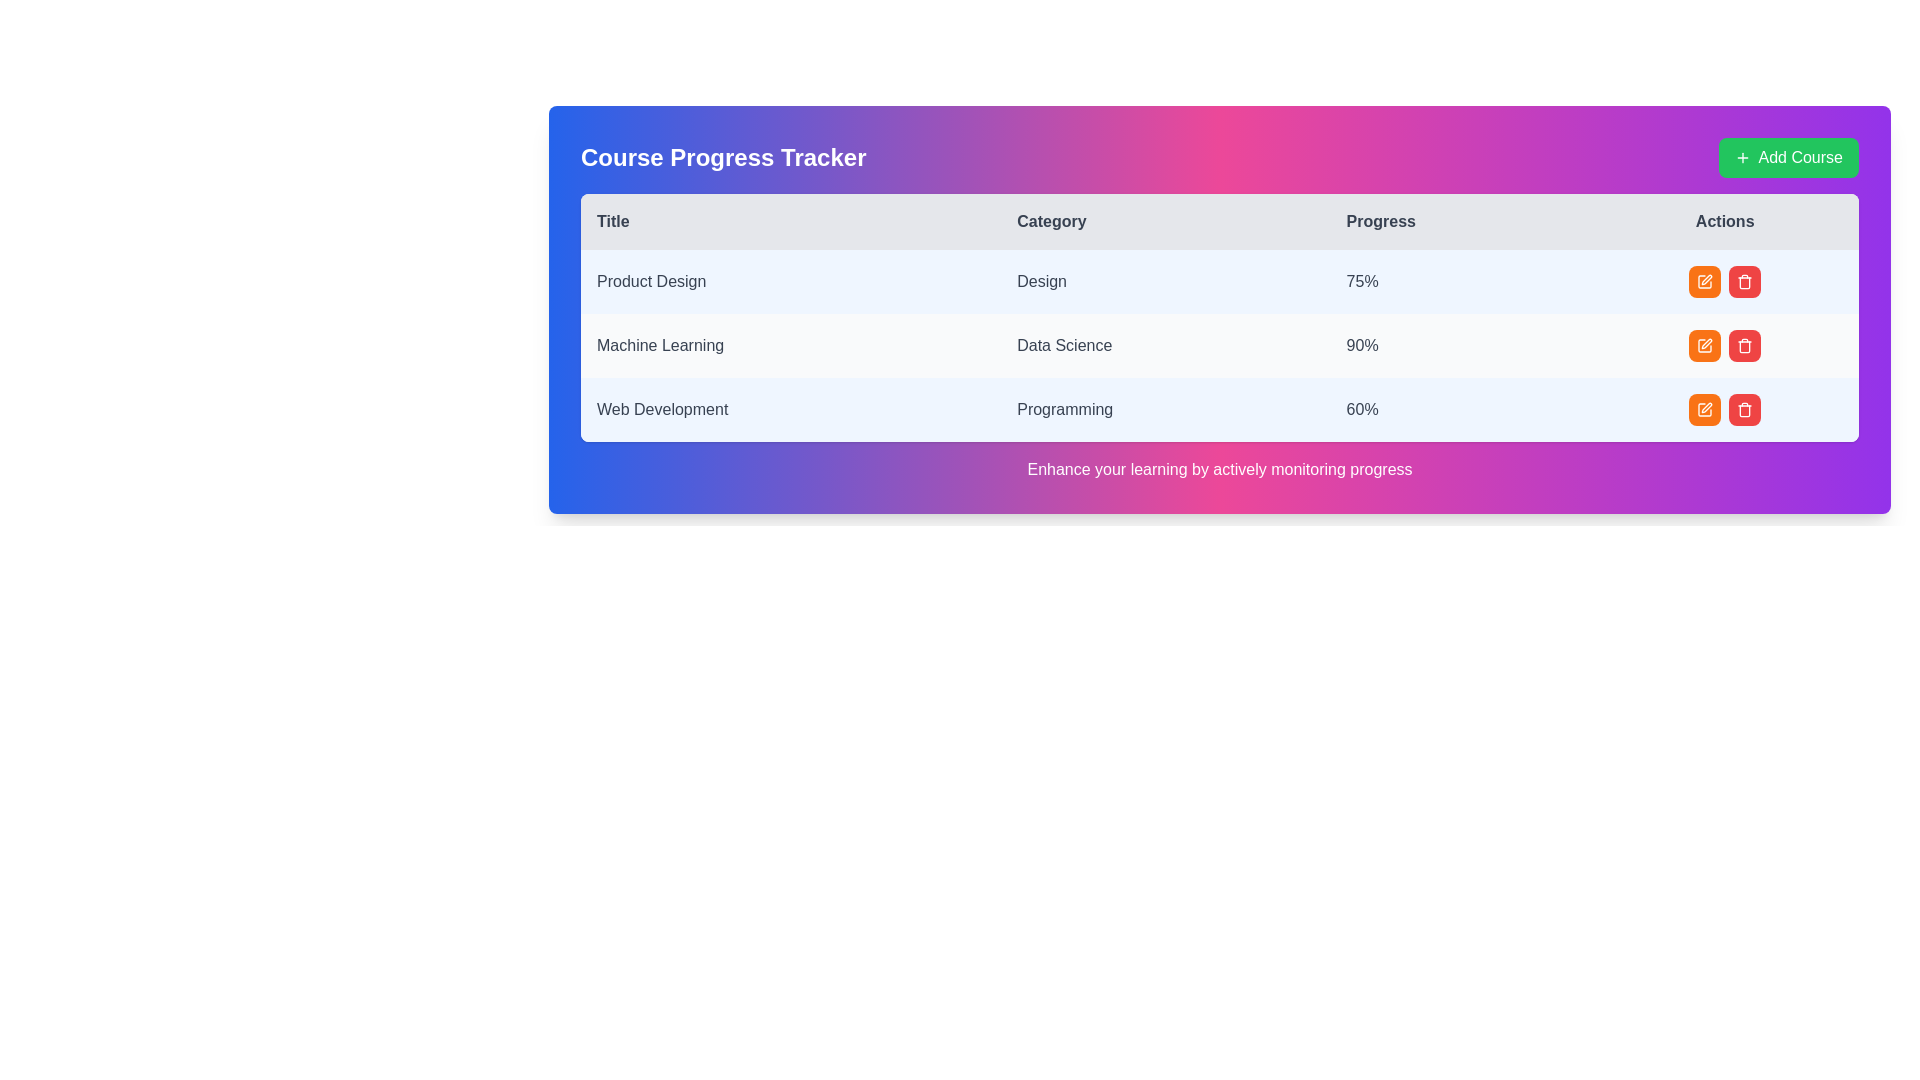 Image resolution: width=1920 pixels, height=1080 pixels. What do you see at coordinates (1704, 408) in the screenshot?
I see `the edit button for the 'Web Development' course entry located in the 'Actions' column of the table` at bounding box center [1704, 408].